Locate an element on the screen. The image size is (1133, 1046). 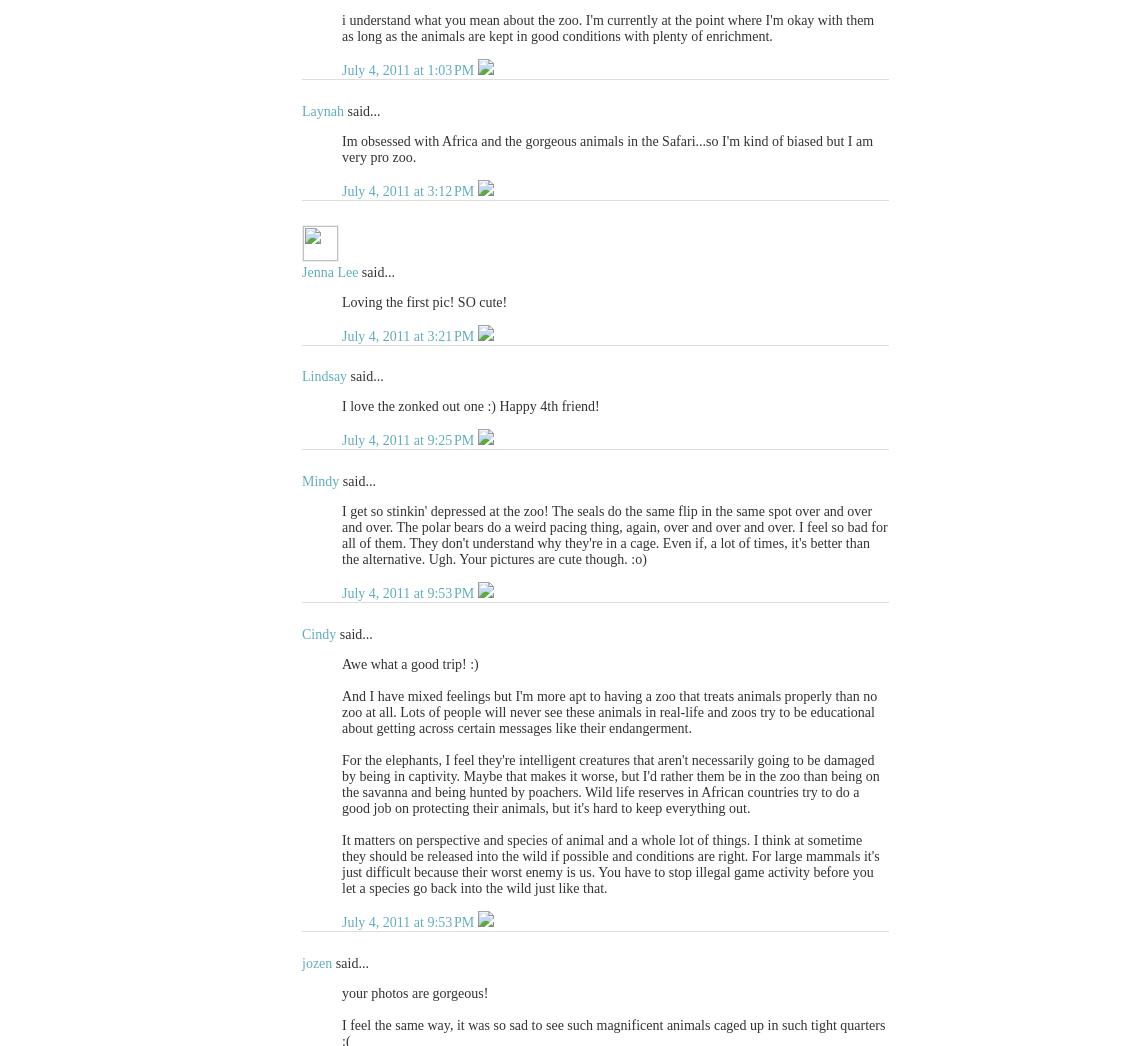
'i understand what you mean about the zoo.  I'm currently at the point where I'm okay with them as long as the animals are kept in good conditions with plenty of enrichment.' is located at coordinates (607, 27).